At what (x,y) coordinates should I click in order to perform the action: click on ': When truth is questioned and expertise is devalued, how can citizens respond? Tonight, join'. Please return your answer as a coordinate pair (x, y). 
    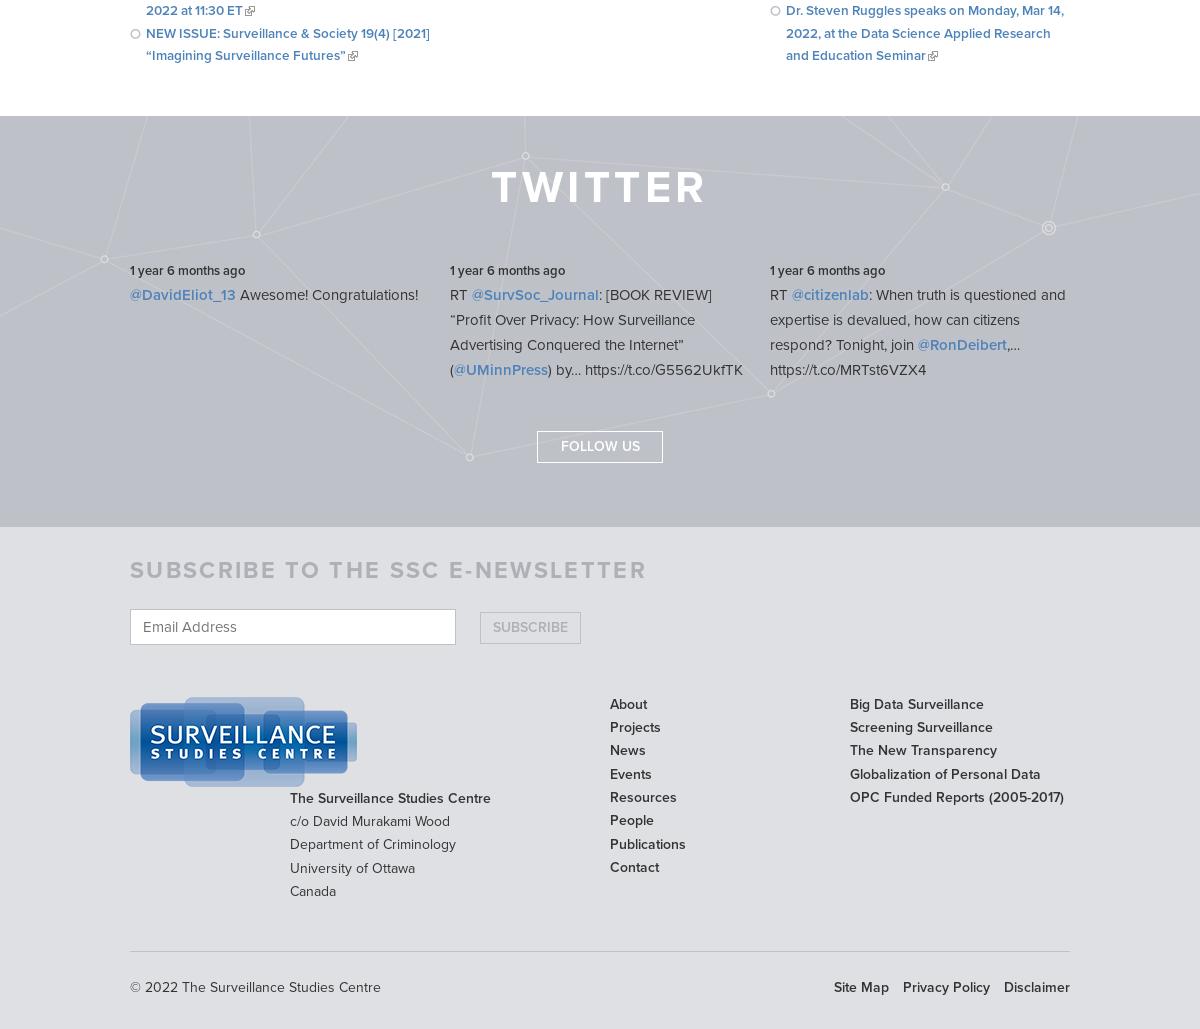
    Looking at the image, I should click on (918, 320).